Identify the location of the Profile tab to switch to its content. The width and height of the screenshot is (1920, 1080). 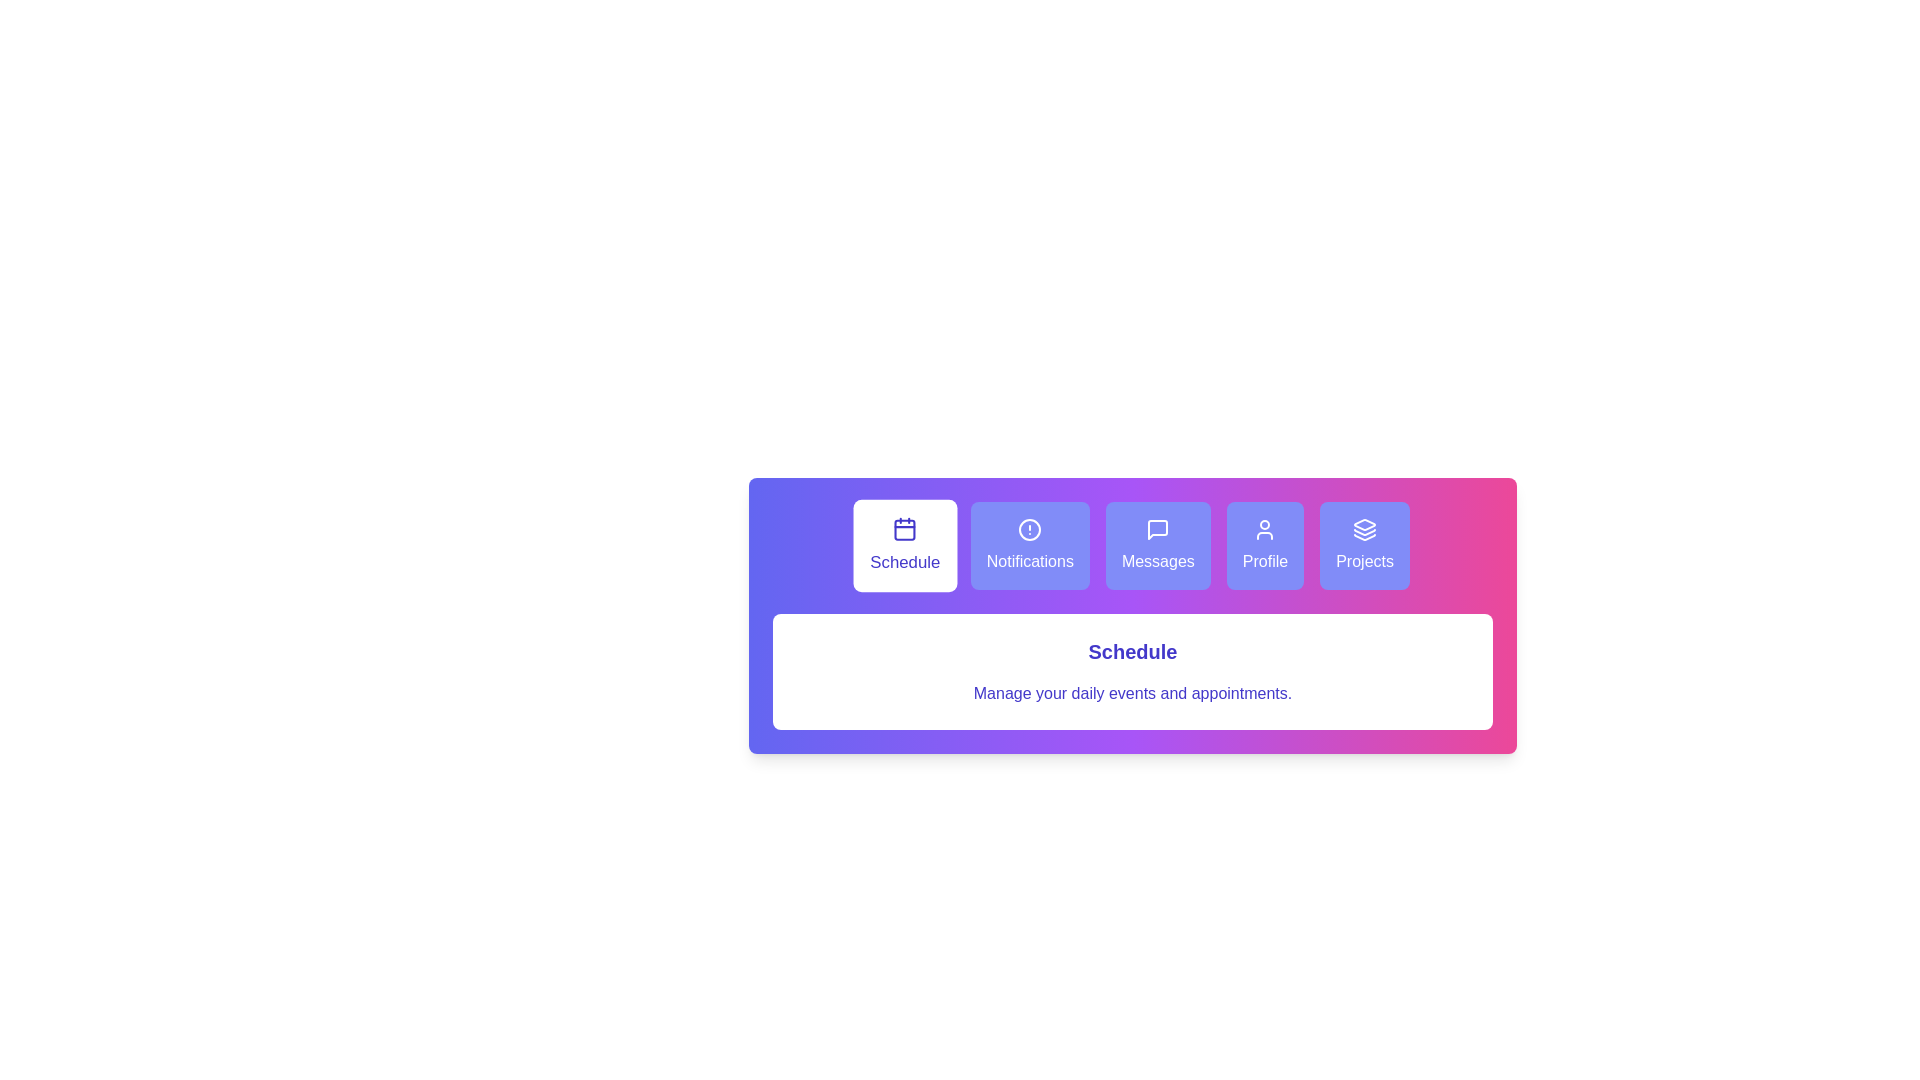
(1264, 546).